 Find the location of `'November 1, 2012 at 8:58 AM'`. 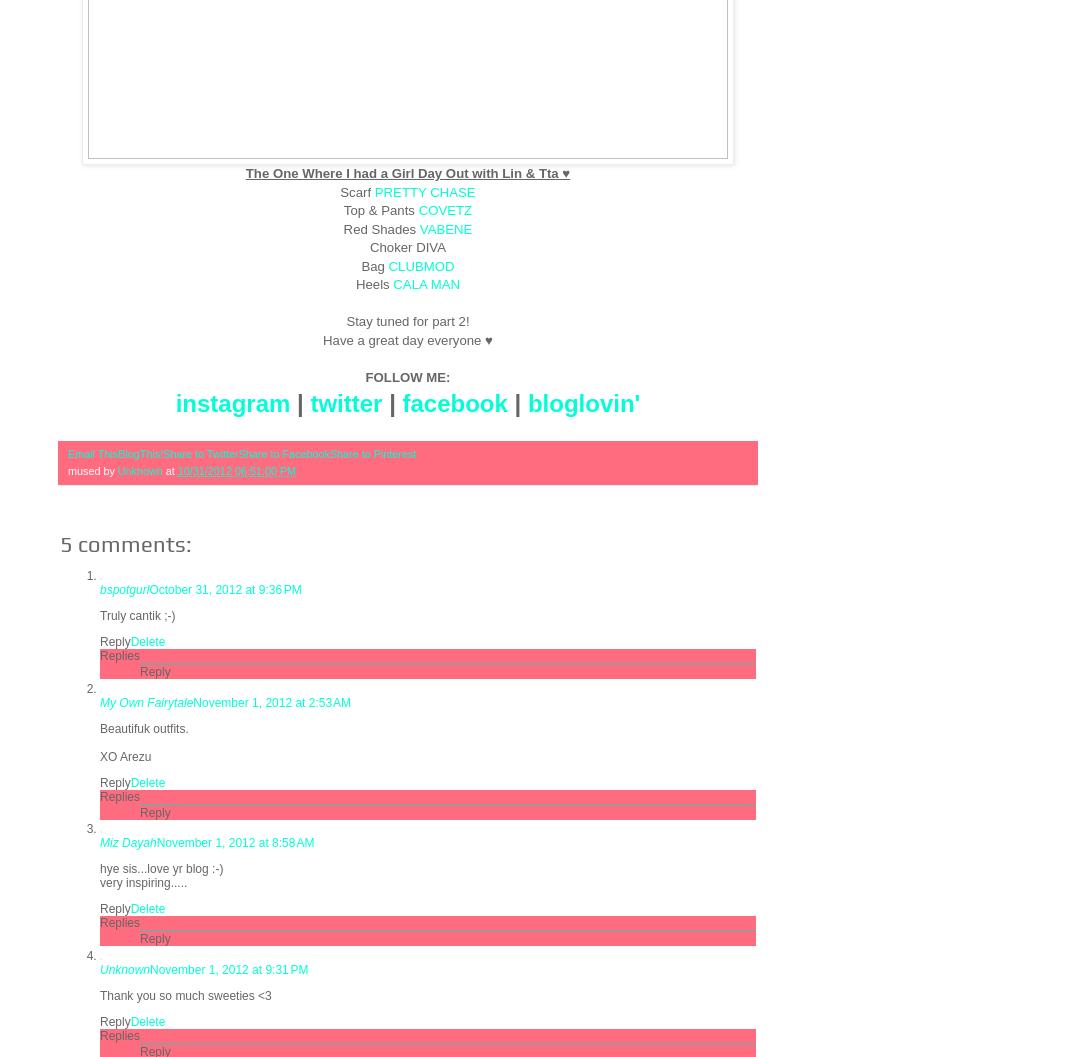

'November 1, 2012 at 8:58 AM' is located at coordinates (156, 841).